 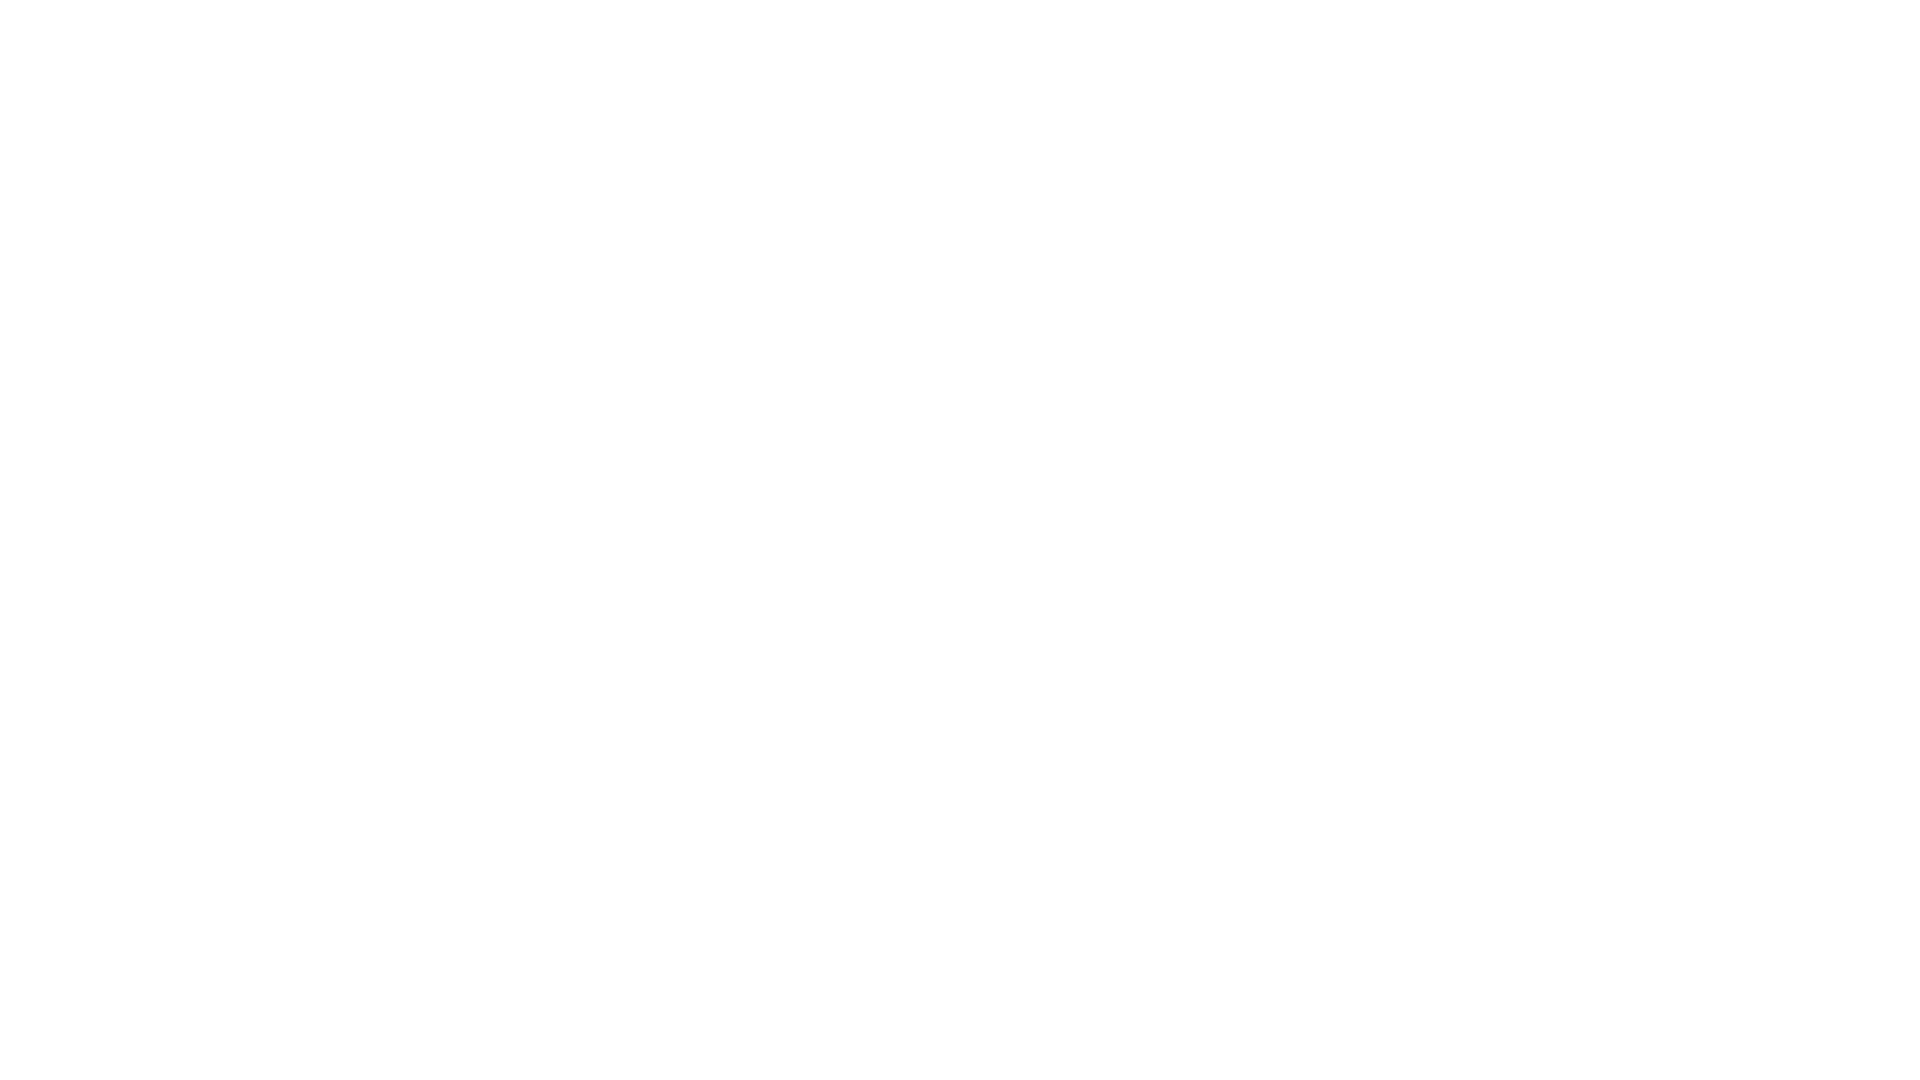 I want to click on Expand Education, so click(x=223, y=946).